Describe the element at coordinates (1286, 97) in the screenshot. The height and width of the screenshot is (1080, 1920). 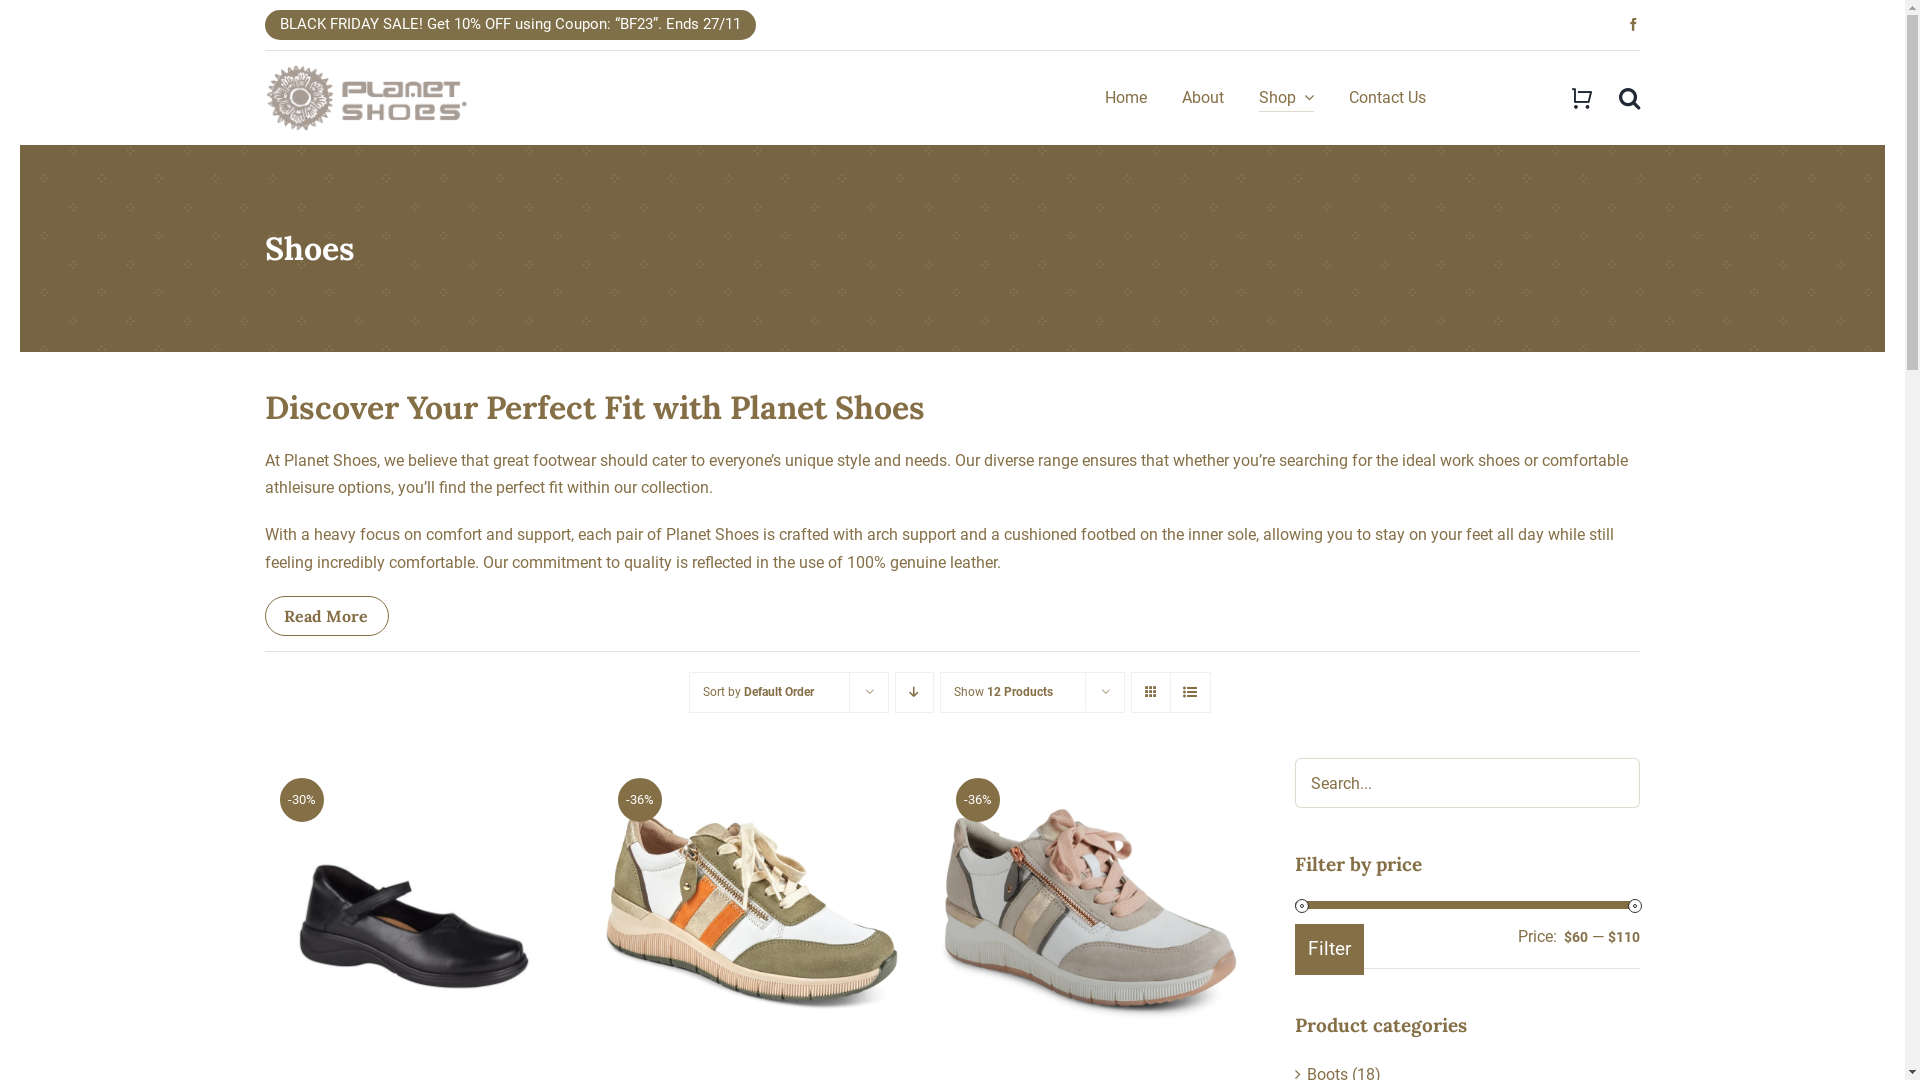
I see `'Shop'` at that location.